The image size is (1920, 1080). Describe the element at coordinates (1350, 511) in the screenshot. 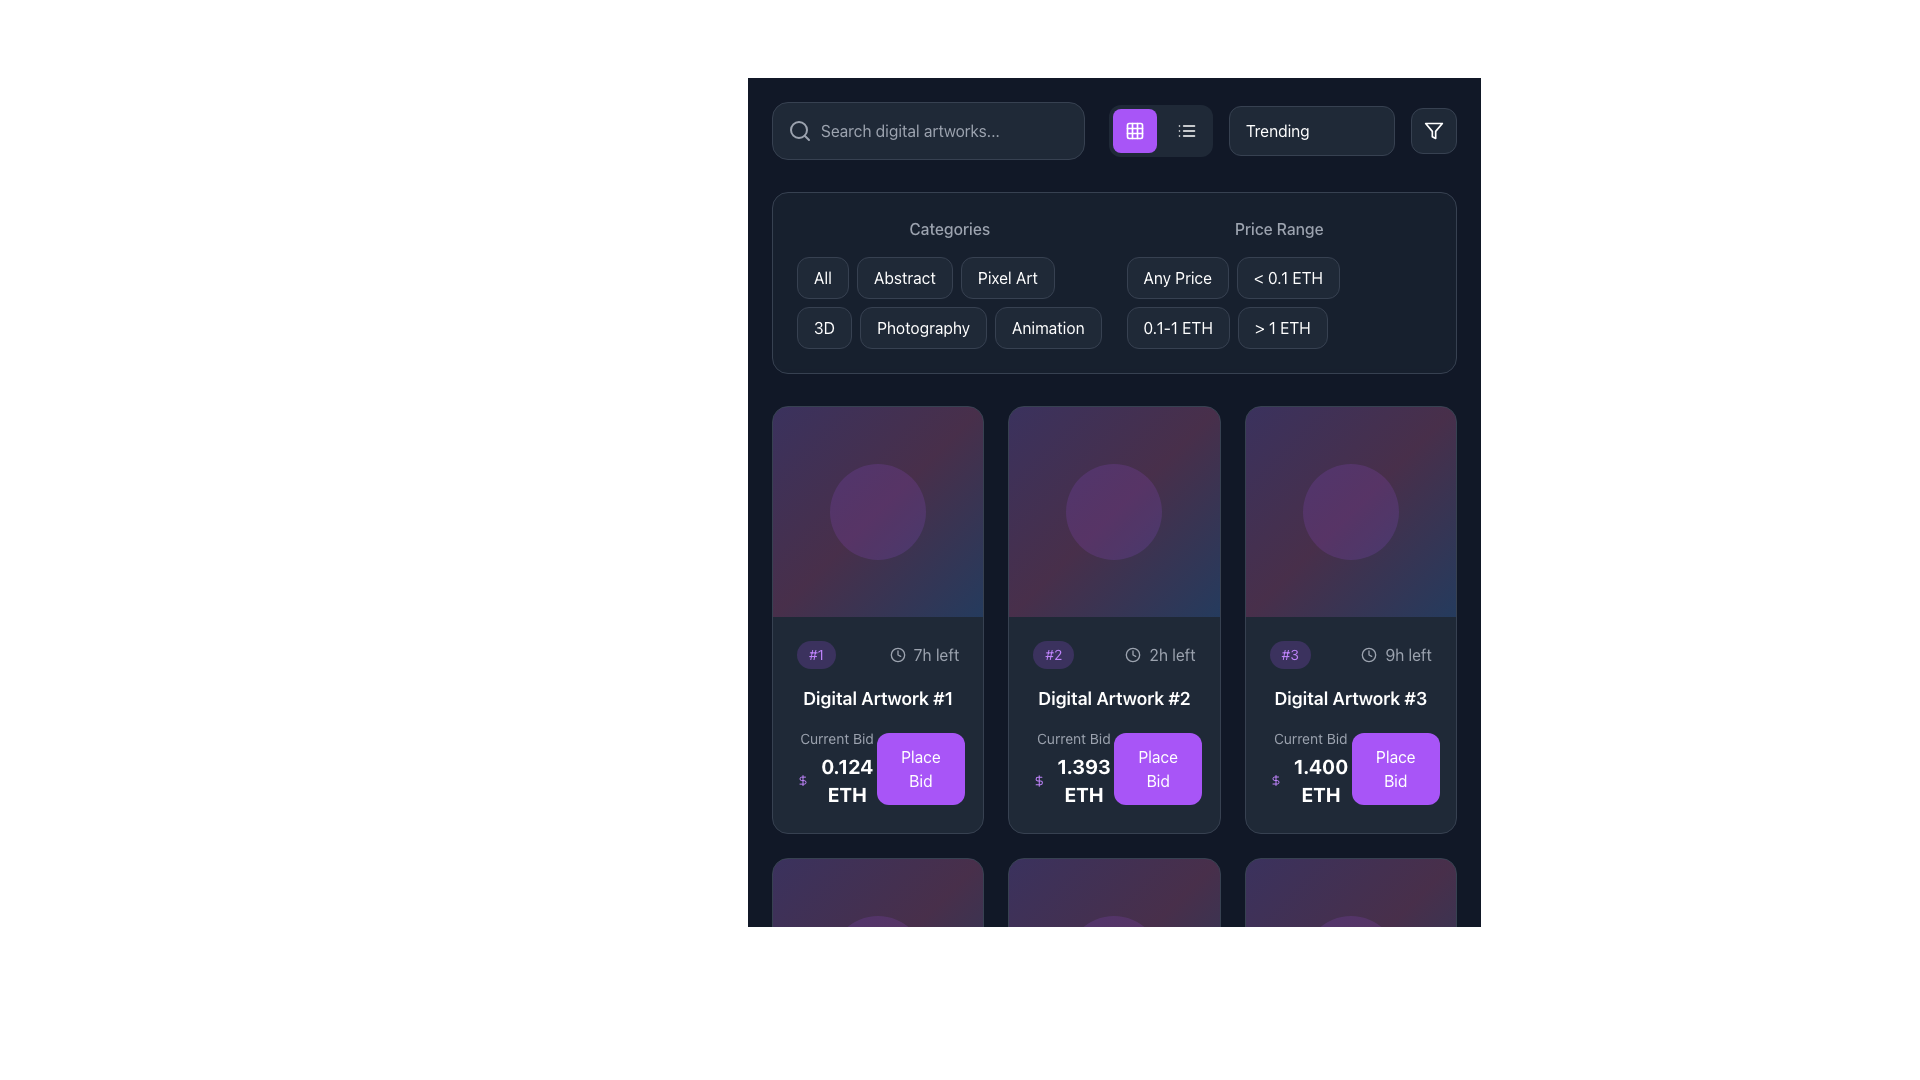

I see `the decorative circular accent component with a gradient purple color, centrally located in the top half of the third card in a horizontally aligned grid layout` at that location.